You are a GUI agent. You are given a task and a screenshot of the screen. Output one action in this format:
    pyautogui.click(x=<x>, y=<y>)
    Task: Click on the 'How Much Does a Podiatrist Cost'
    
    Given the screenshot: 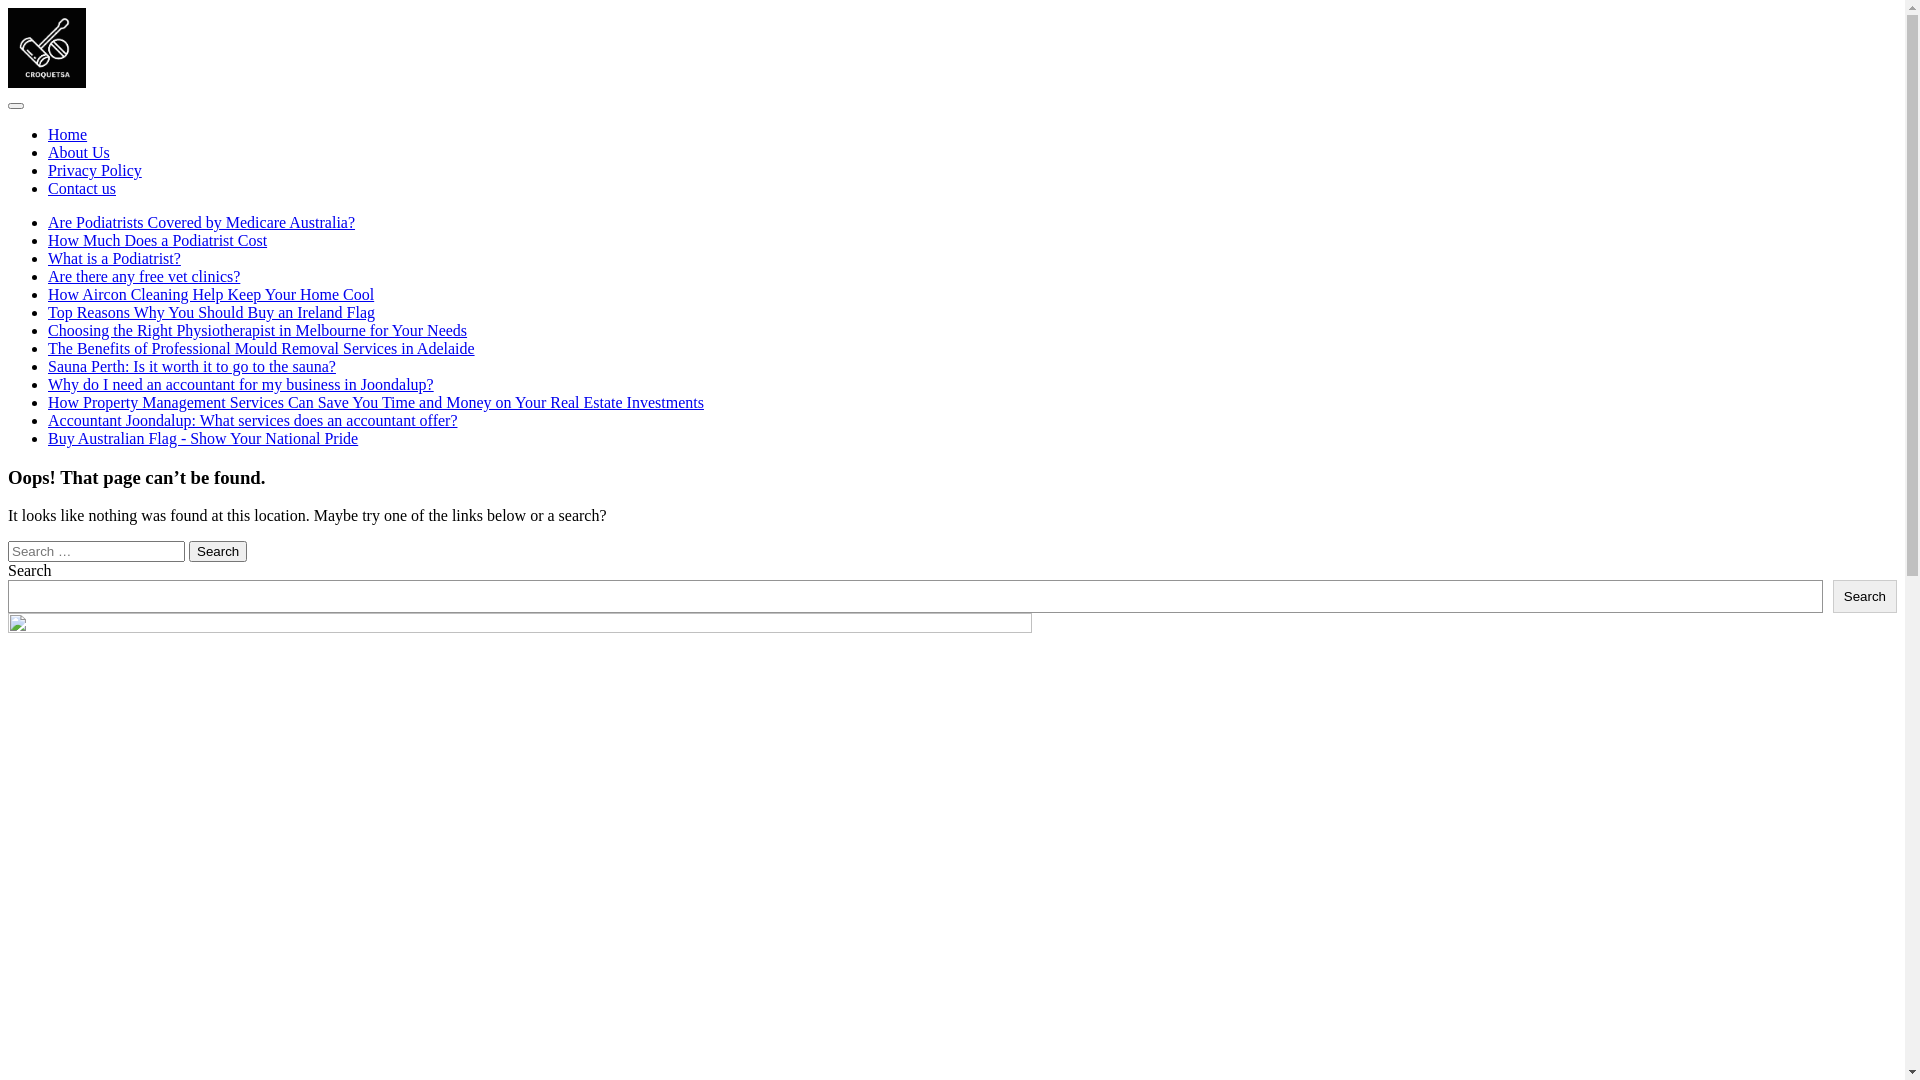 What is the action you would take?
    pyautogui.click(x=156, y=239)
    